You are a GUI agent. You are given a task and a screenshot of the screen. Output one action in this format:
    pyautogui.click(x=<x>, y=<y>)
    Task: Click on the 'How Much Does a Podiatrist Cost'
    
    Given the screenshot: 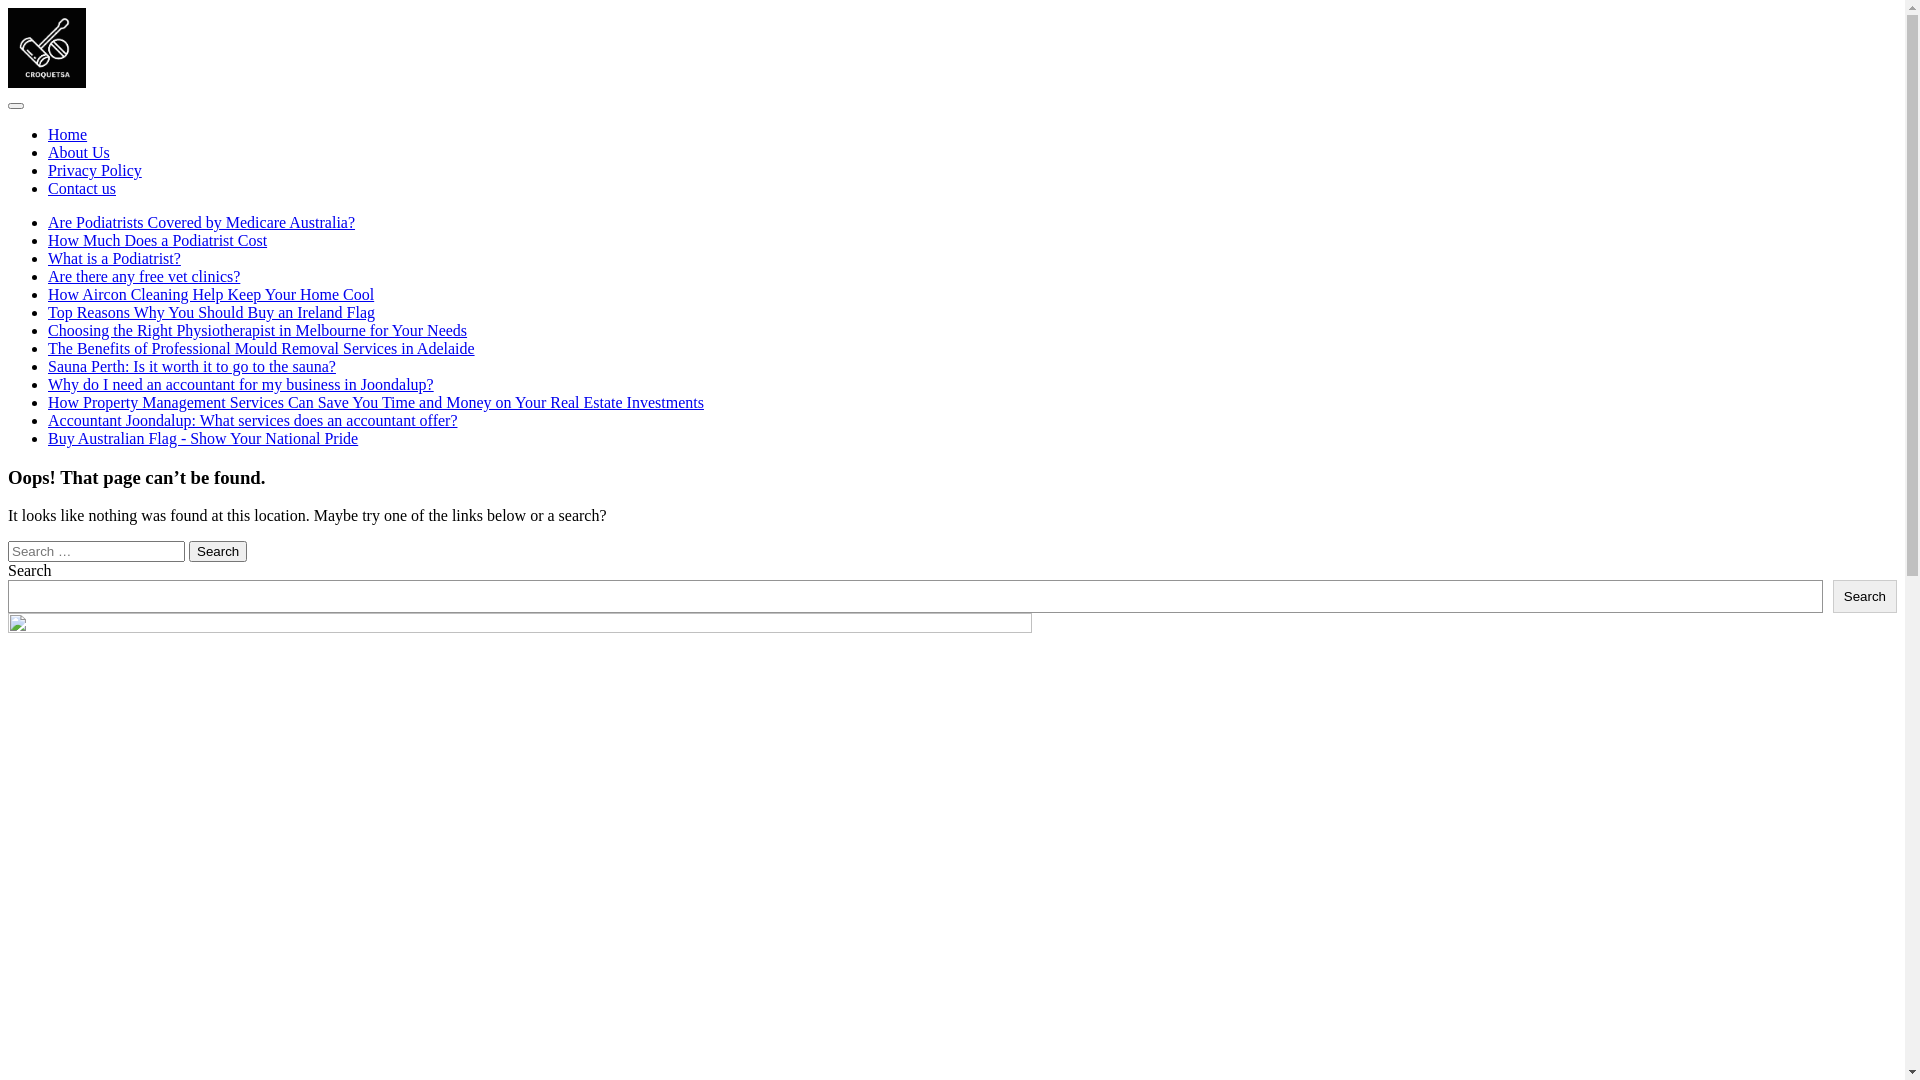 What is the action you would take?
    pyautogui.click(x=156, y=239)
    